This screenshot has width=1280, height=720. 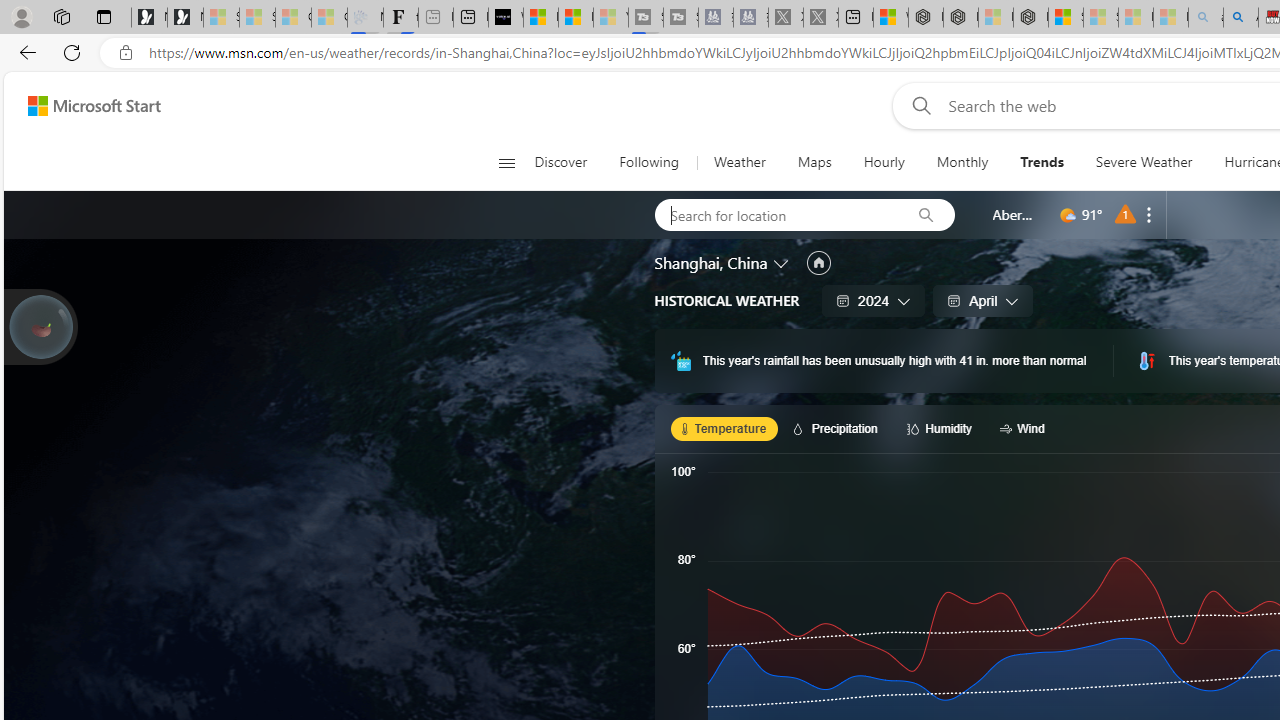 What do you see at coordinates (882, 162) in the screenshot?
I see `'Hourly'` at bounding box center [882, 162].